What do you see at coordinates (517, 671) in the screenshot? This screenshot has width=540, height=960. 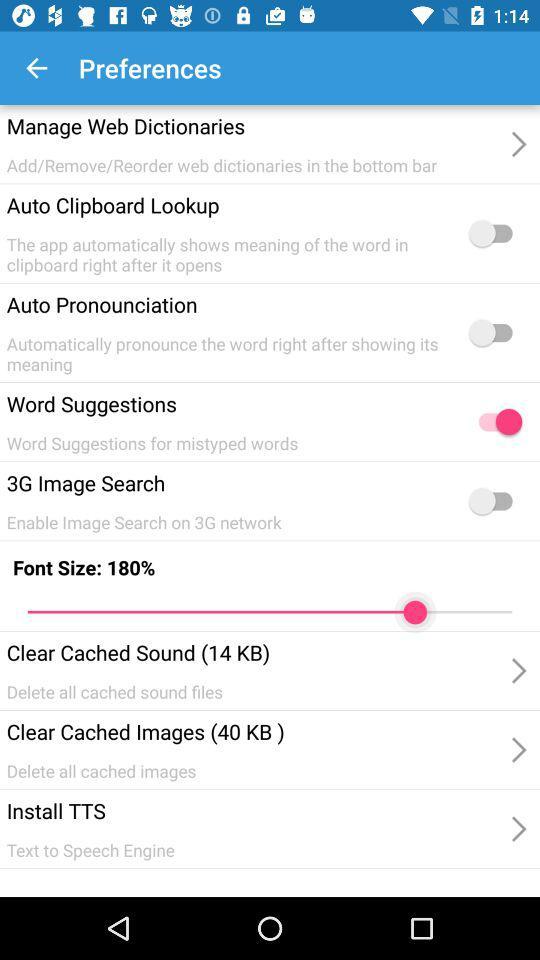 I see `the forward arrow symbol beside clear cached images 40 kb` at bounding box center [517, 671].